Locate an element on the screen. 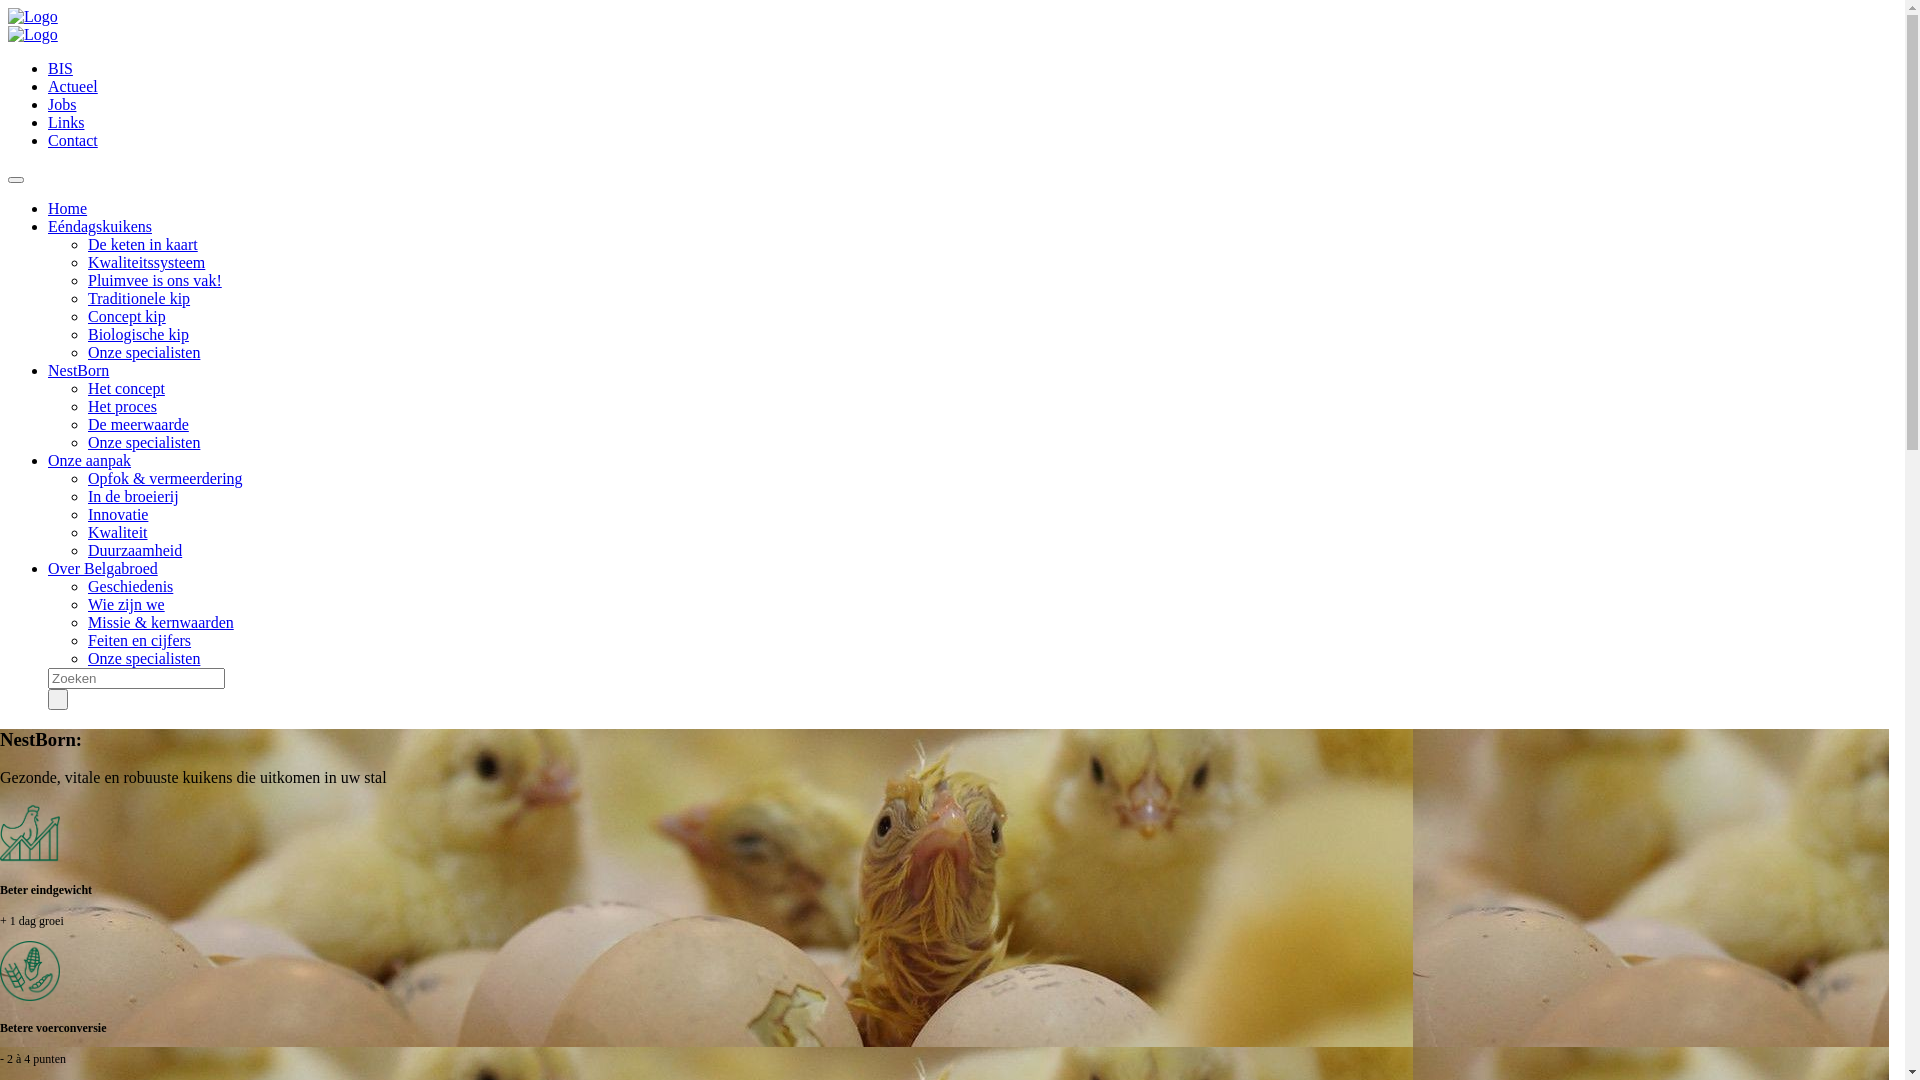 This screenshot has height=1080, width=1920. 'Over Belgabroed' is located at coordinates (101, 568).